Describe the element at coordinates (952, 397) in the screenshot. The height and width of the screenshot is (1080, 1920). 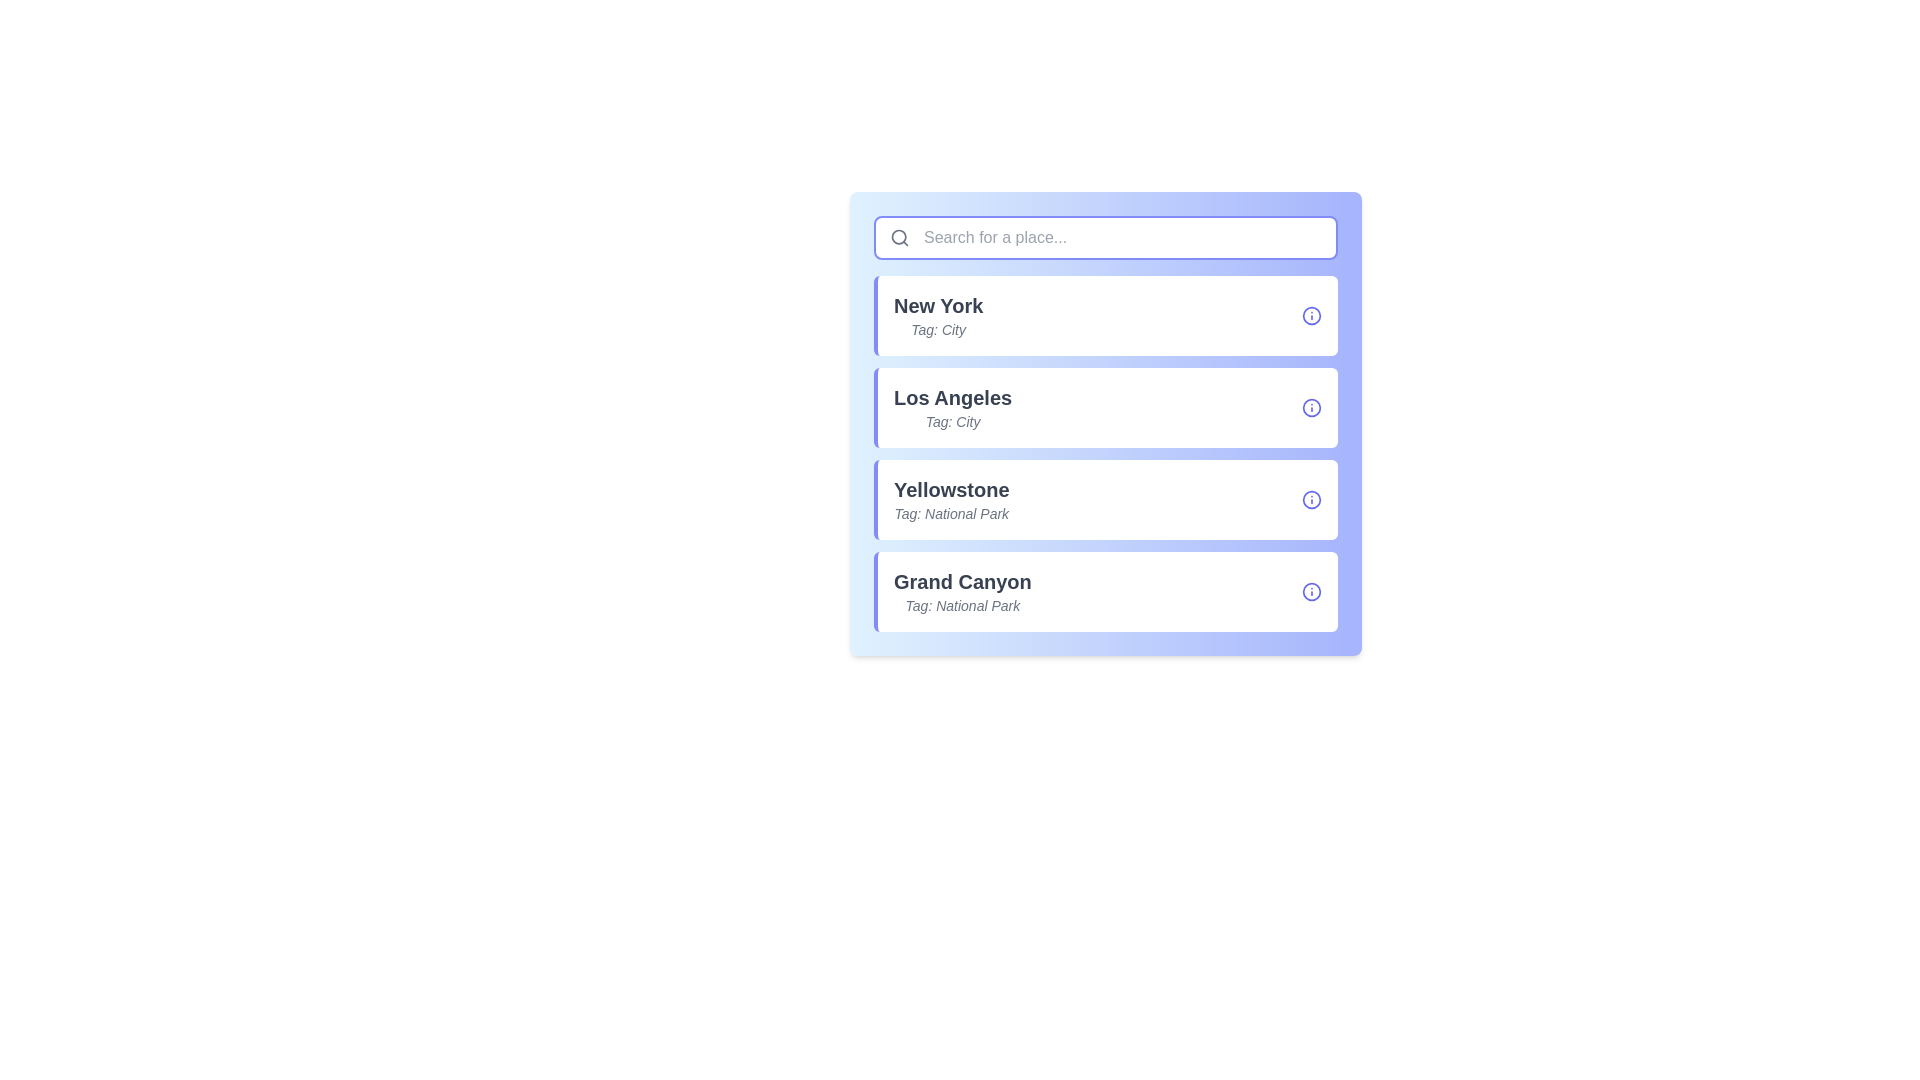
I see `the non-interactive text label displaying 'Los Angeles' which is located in the second list item of a vertical list within a panel` at that location.